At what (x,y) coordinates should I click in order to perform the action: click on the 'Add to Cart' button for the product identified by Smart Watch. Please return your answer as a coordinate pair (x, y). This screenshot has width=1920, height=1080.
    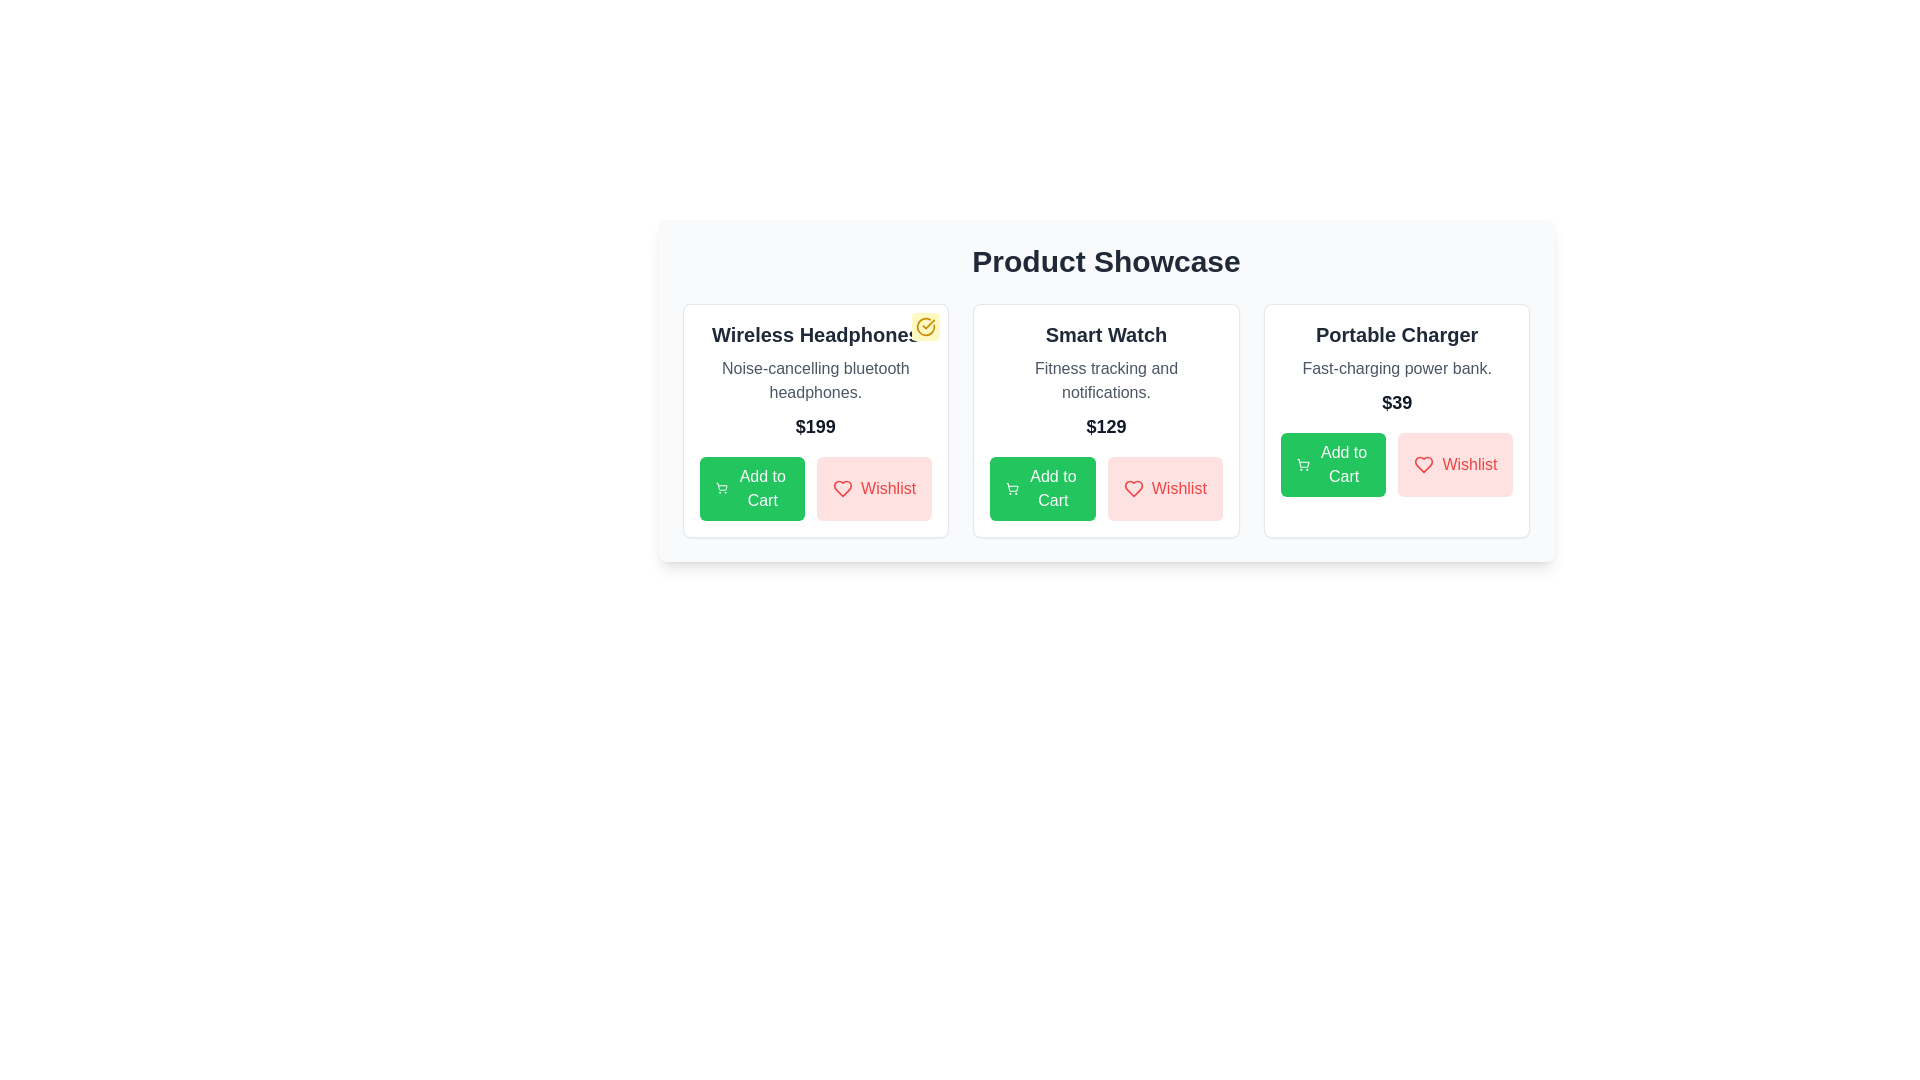
    Looking at the image, I should click on (1041, 489).